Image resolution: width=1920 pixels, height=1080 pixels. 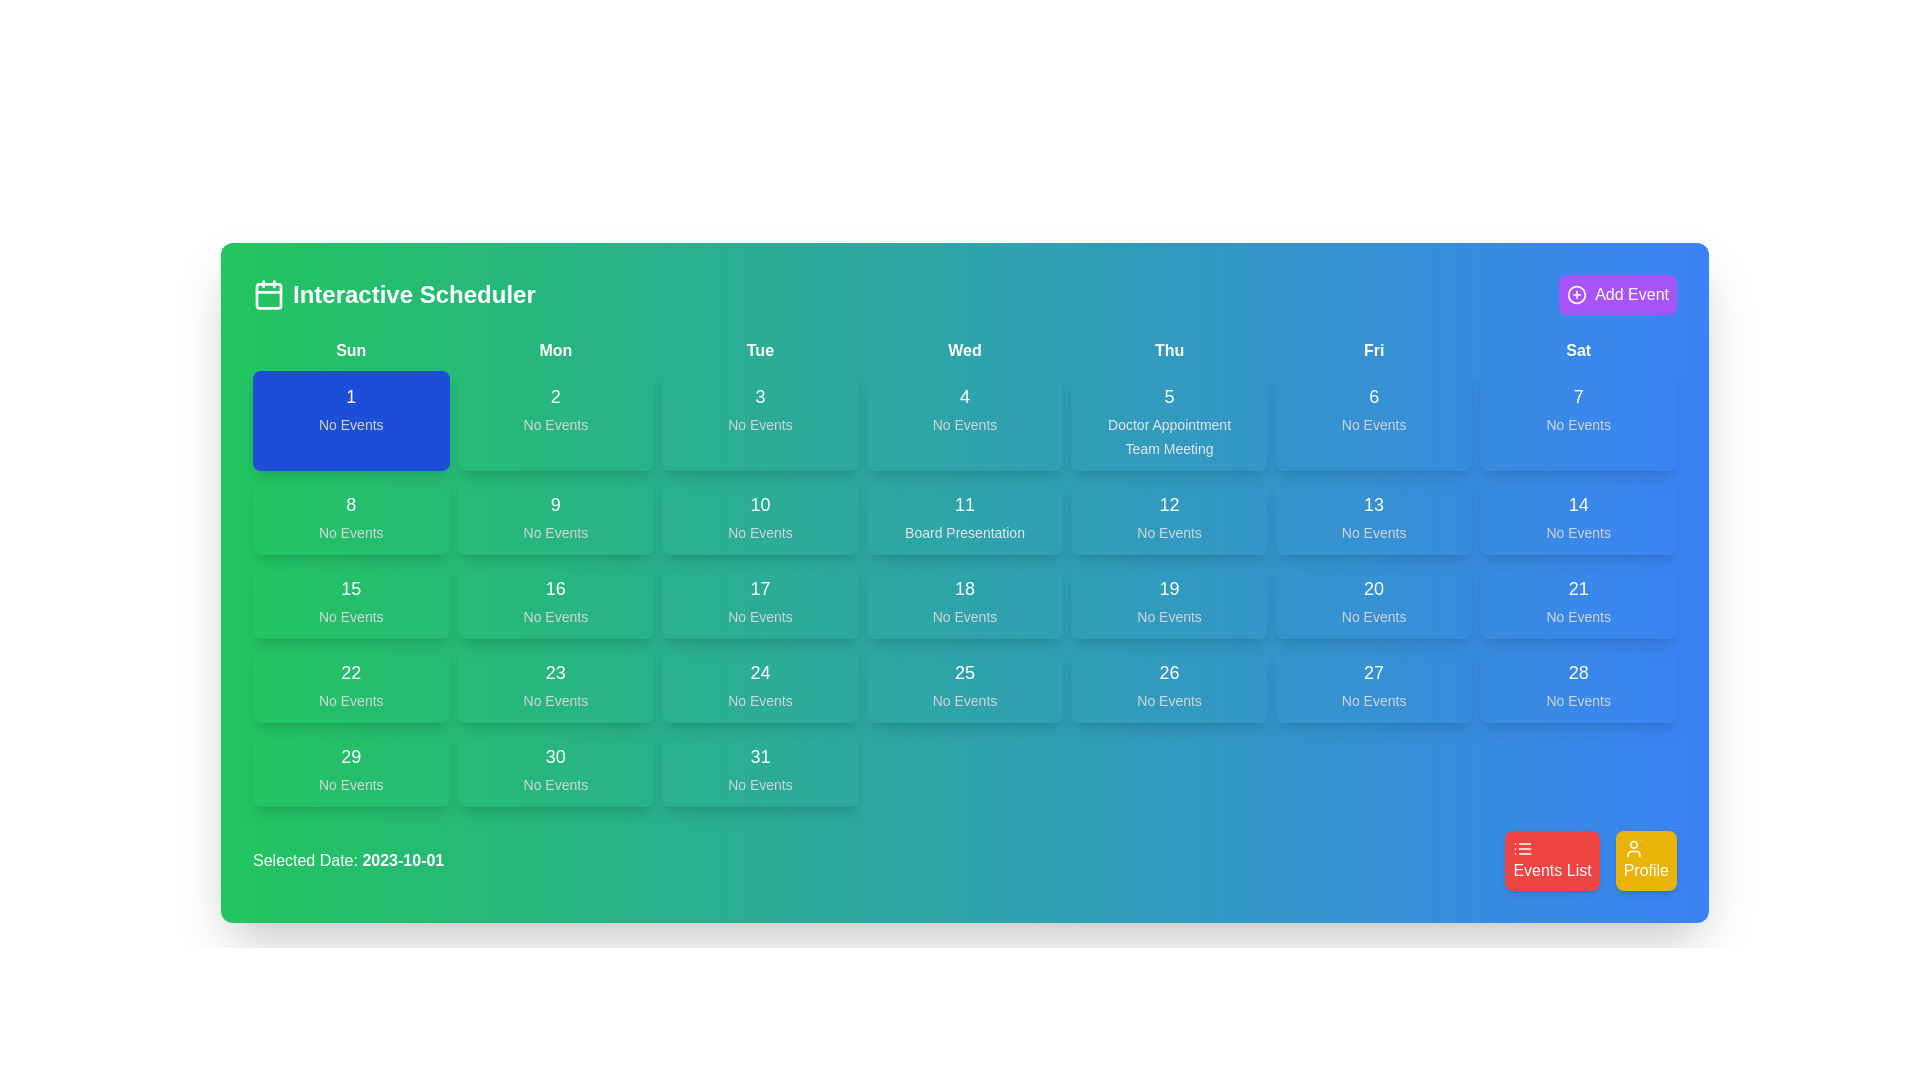 I want to click on the status indicator text label in the calendar component, which shows that no events are scheduled for the respective date, located centrally below the bold '4' text in the 'Wed' column, so click(x=964, y=423).